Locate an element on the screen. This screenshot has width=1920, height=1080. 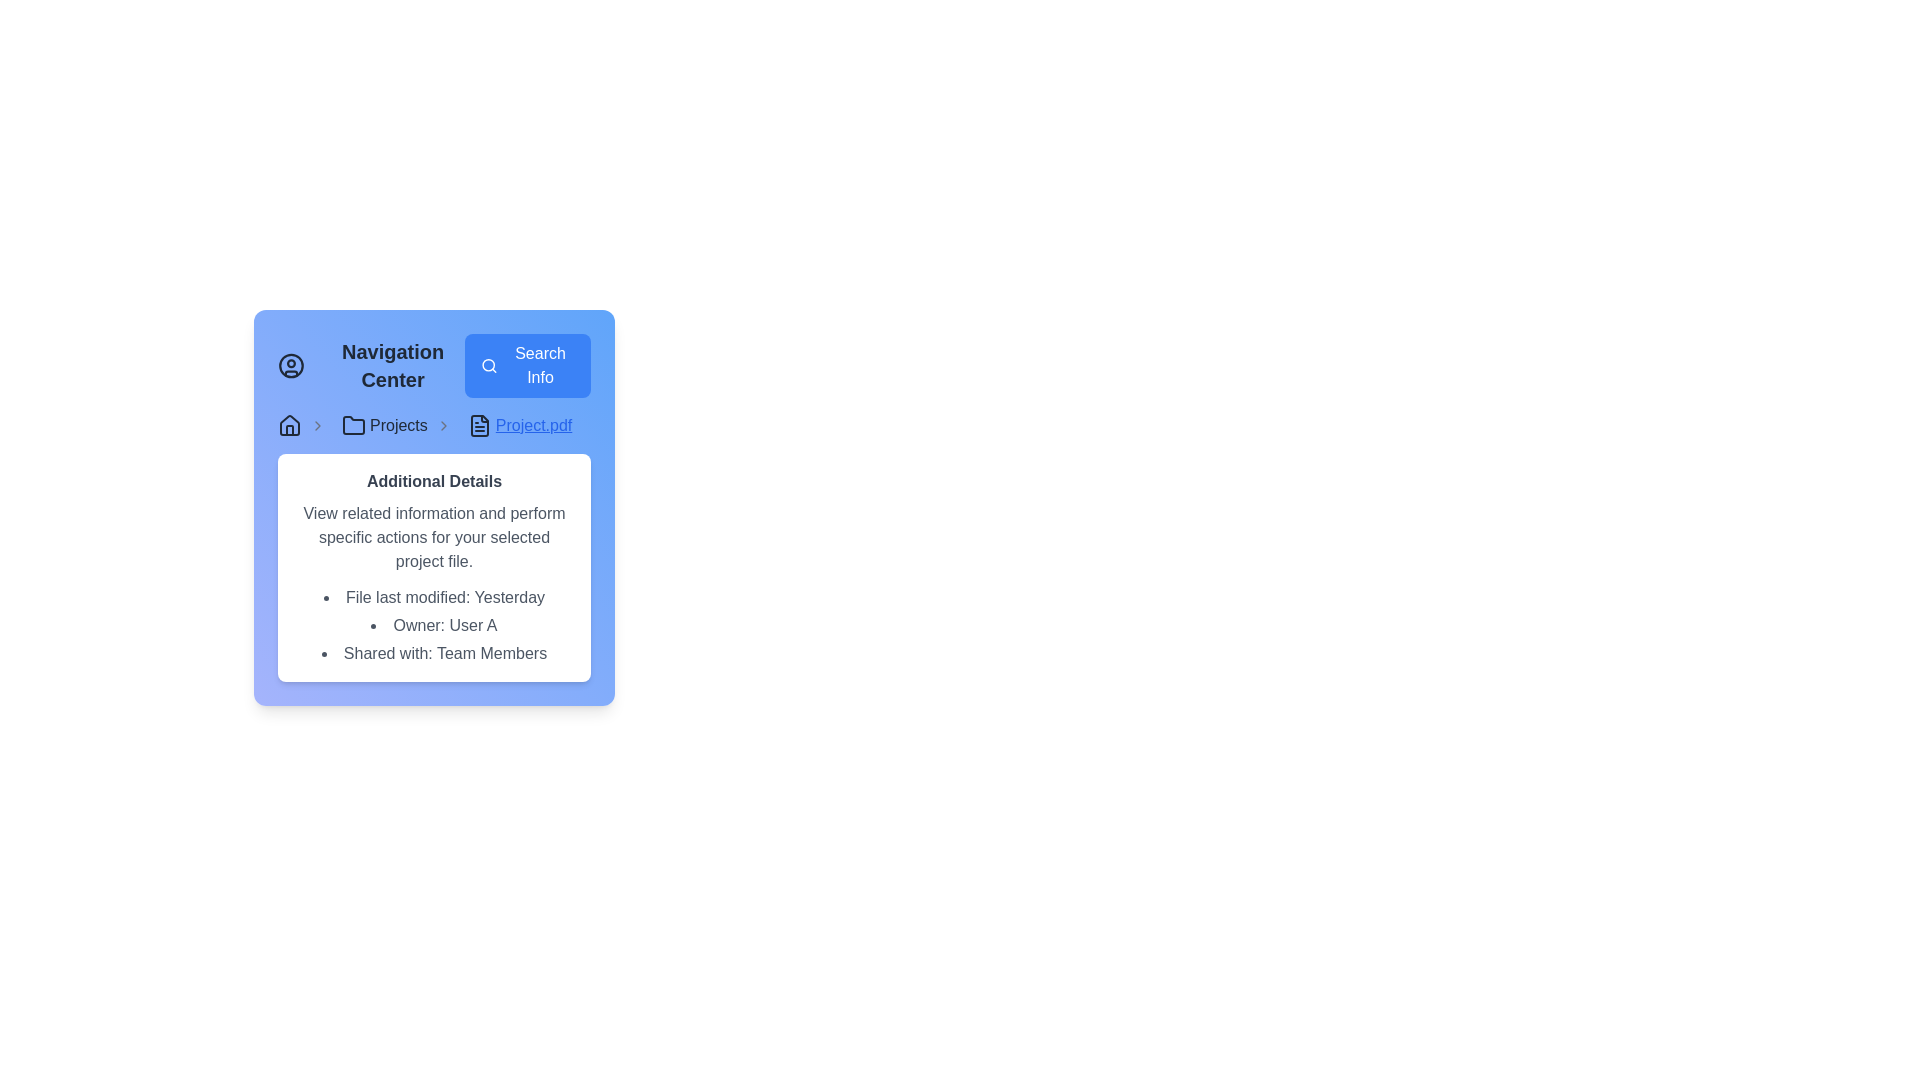
the text label reading 'Owner: User A', which is the second item in a bulleted list within the 'Additional Details' section is located at coordinates (433, 624).